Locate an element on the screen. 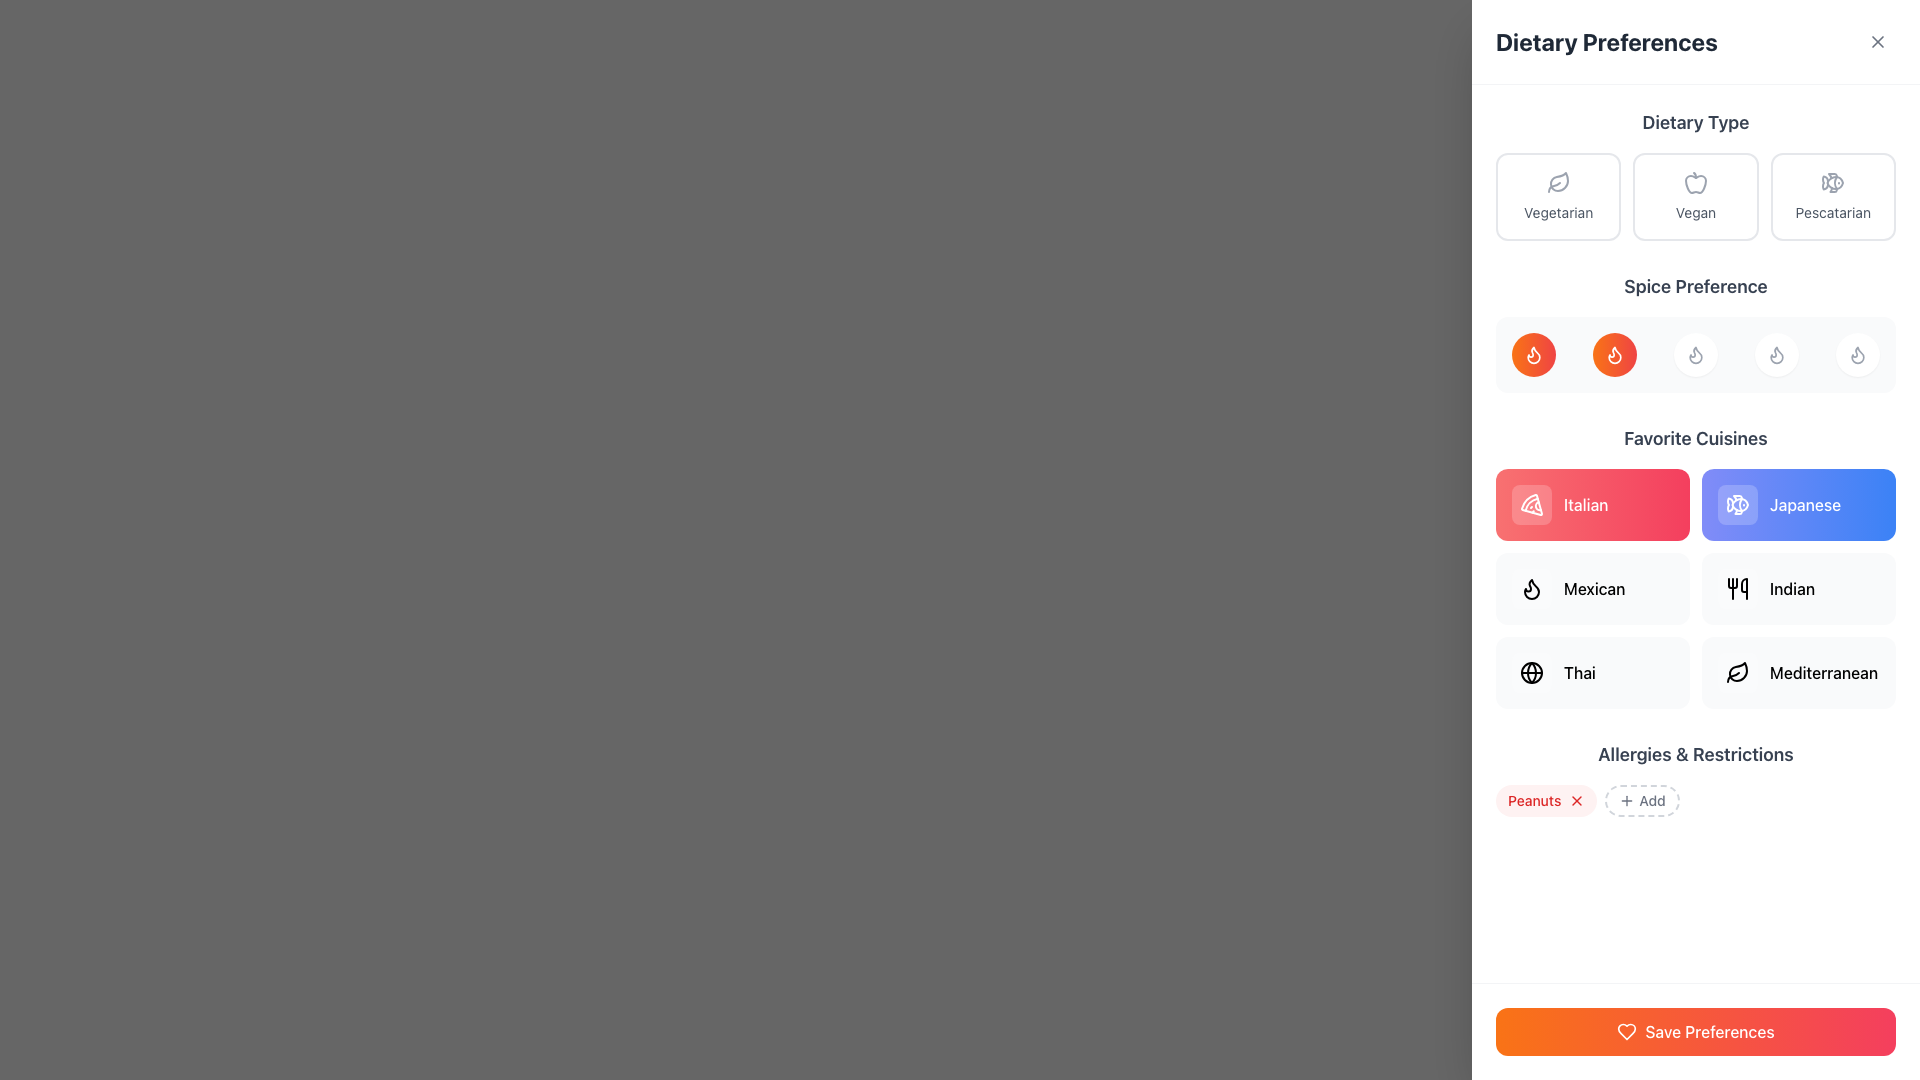 Image resolution: width=1920 pixels, height=1080 pixels. the rectangular button with a gradient background transitioning from red to rose, featuring a white pizza icon and the text 'Italian' in white is located at coordinates (1592, 504).